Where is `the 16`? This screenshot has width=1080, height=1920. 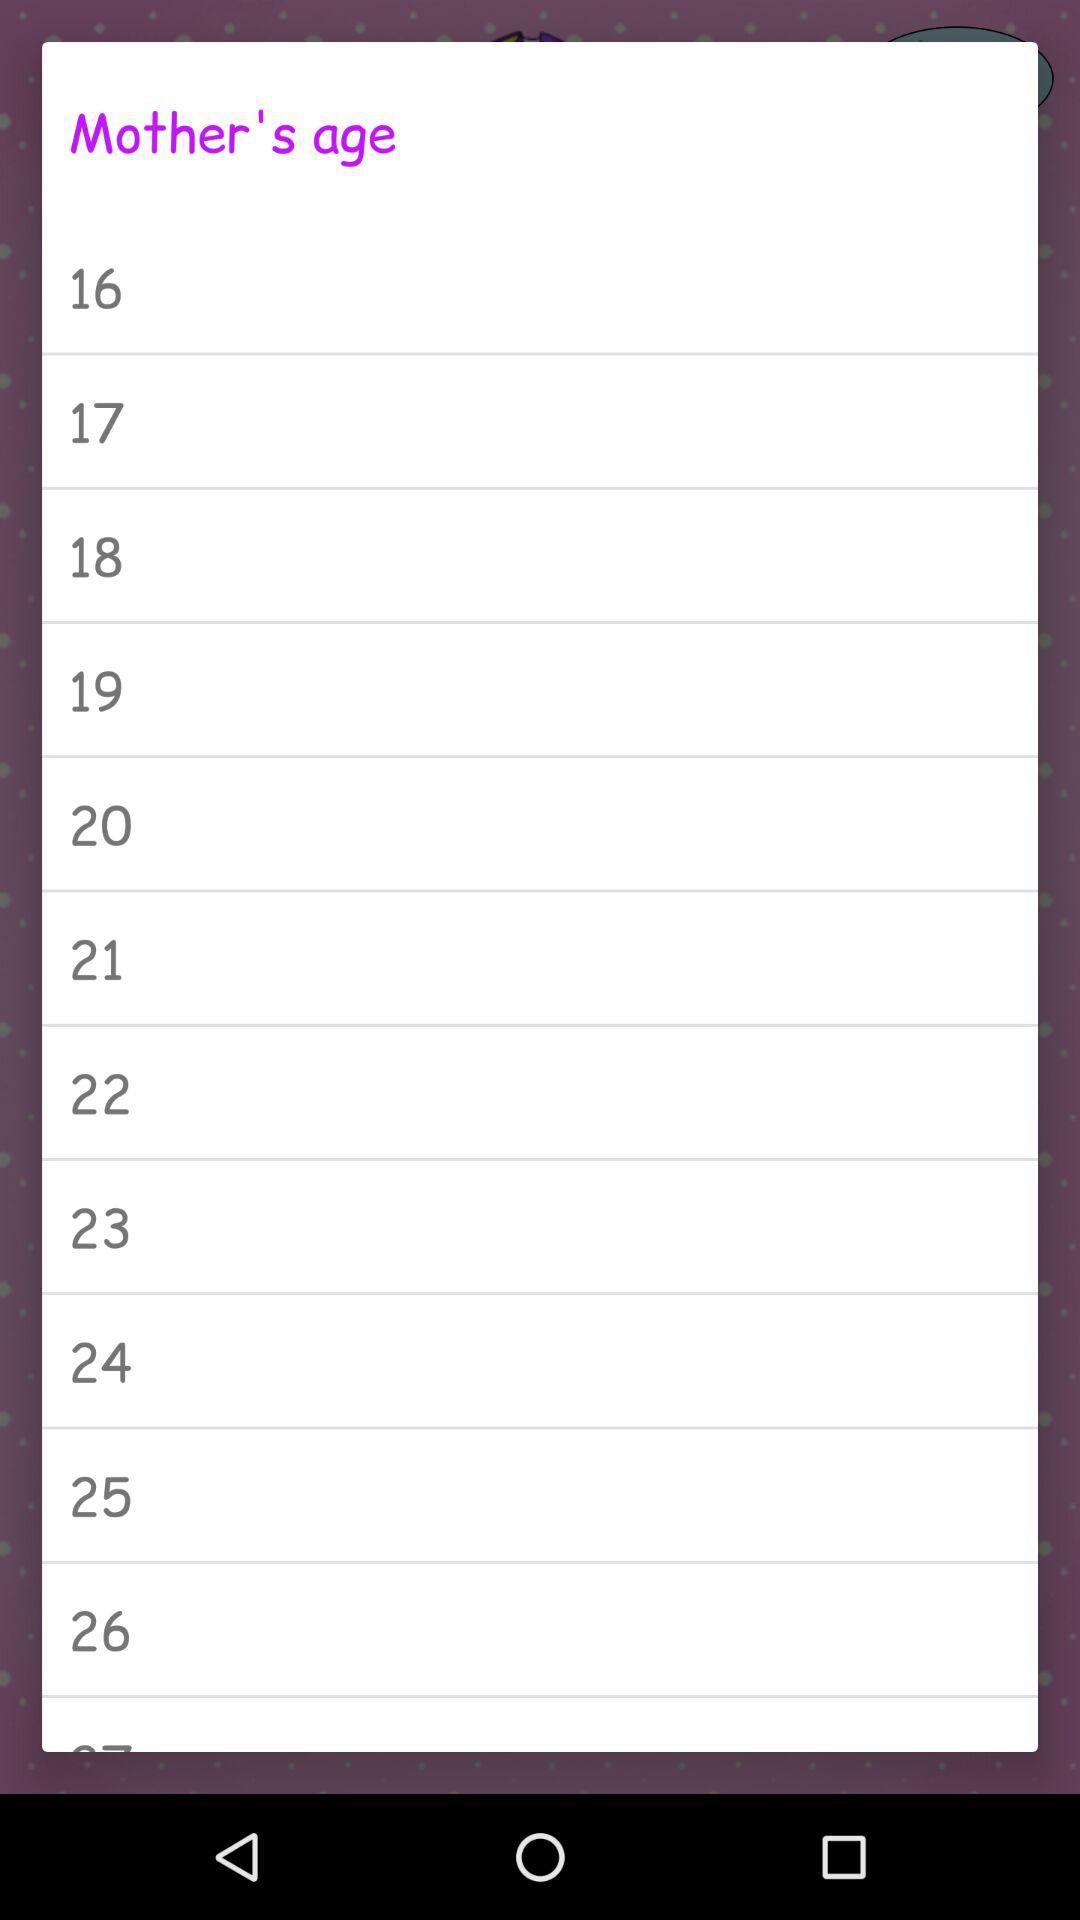
the 16 is located at coordinates (540, 285).